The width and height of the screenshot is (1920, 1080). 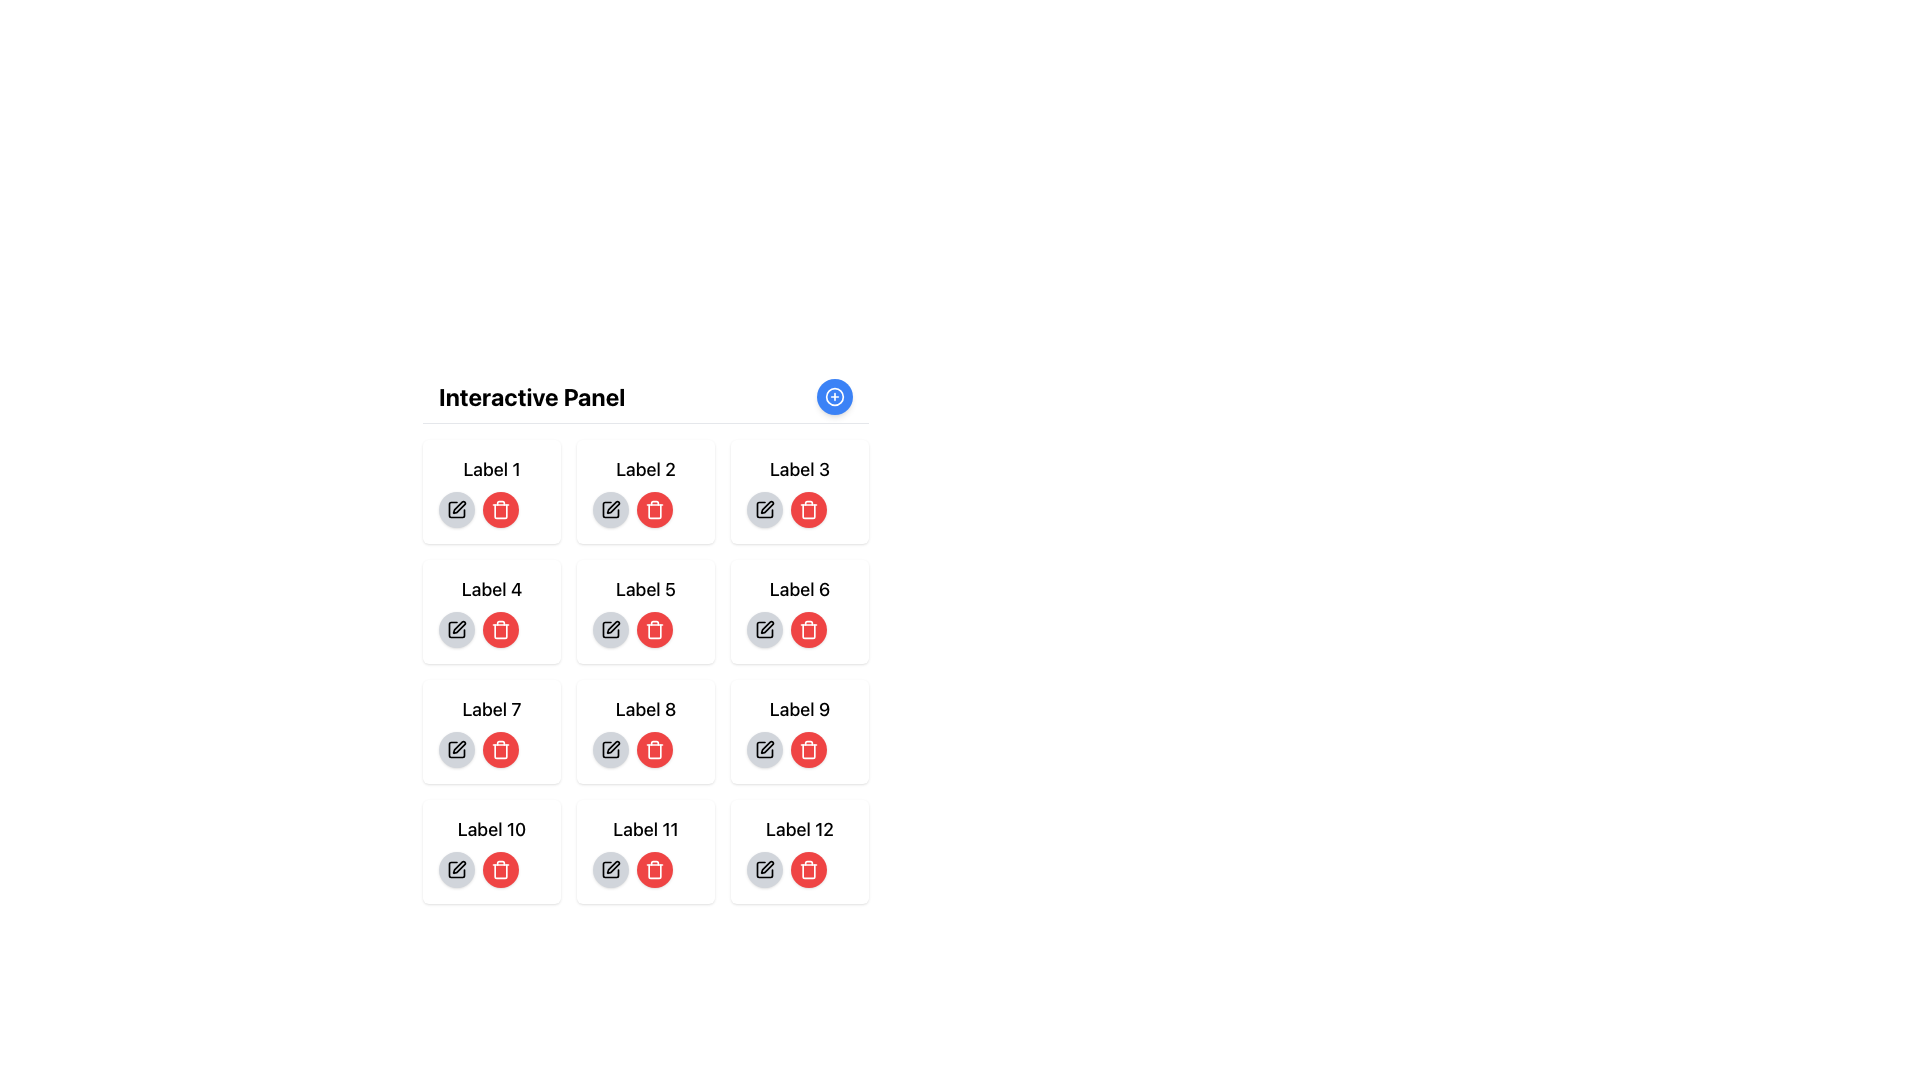 What do you see at coordinates (809, 749) in the screenshot?
I see `the Delete Icon Button, which is a white trash can icon outlined with a red background` at bounding box center [809, 749].